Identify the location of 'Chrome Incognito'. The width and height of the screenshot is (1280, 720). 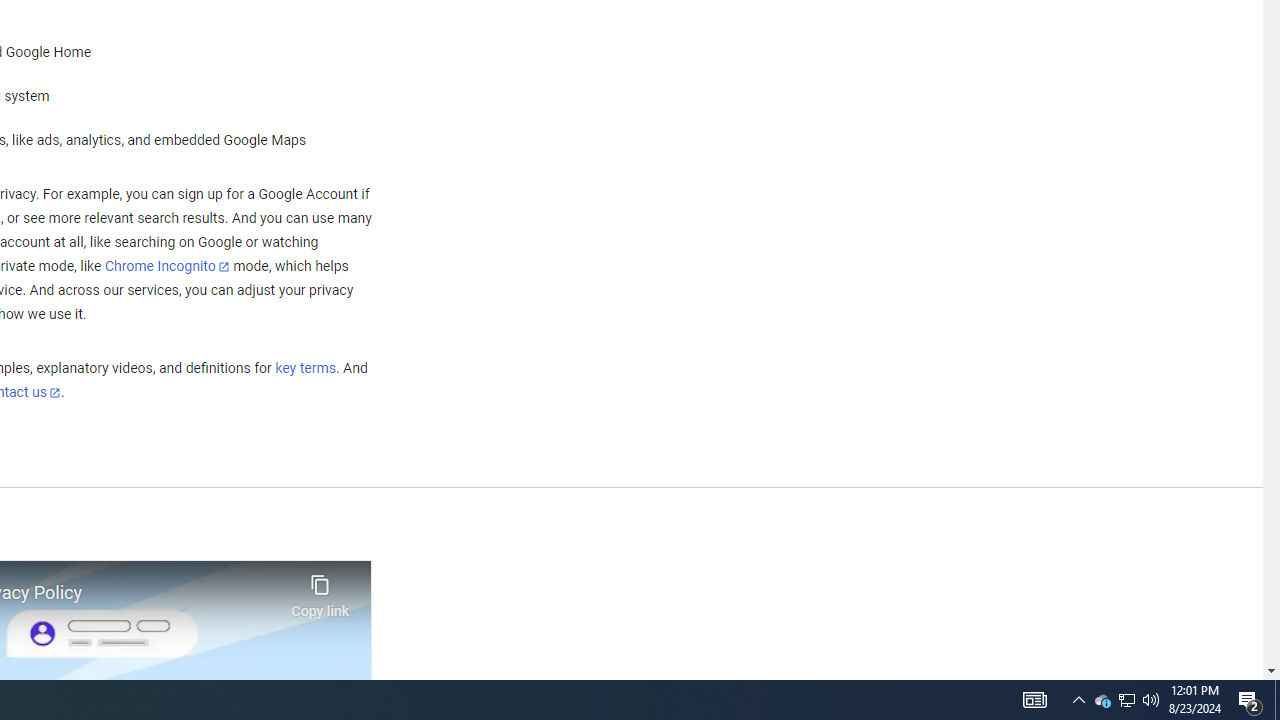
(167, 265).